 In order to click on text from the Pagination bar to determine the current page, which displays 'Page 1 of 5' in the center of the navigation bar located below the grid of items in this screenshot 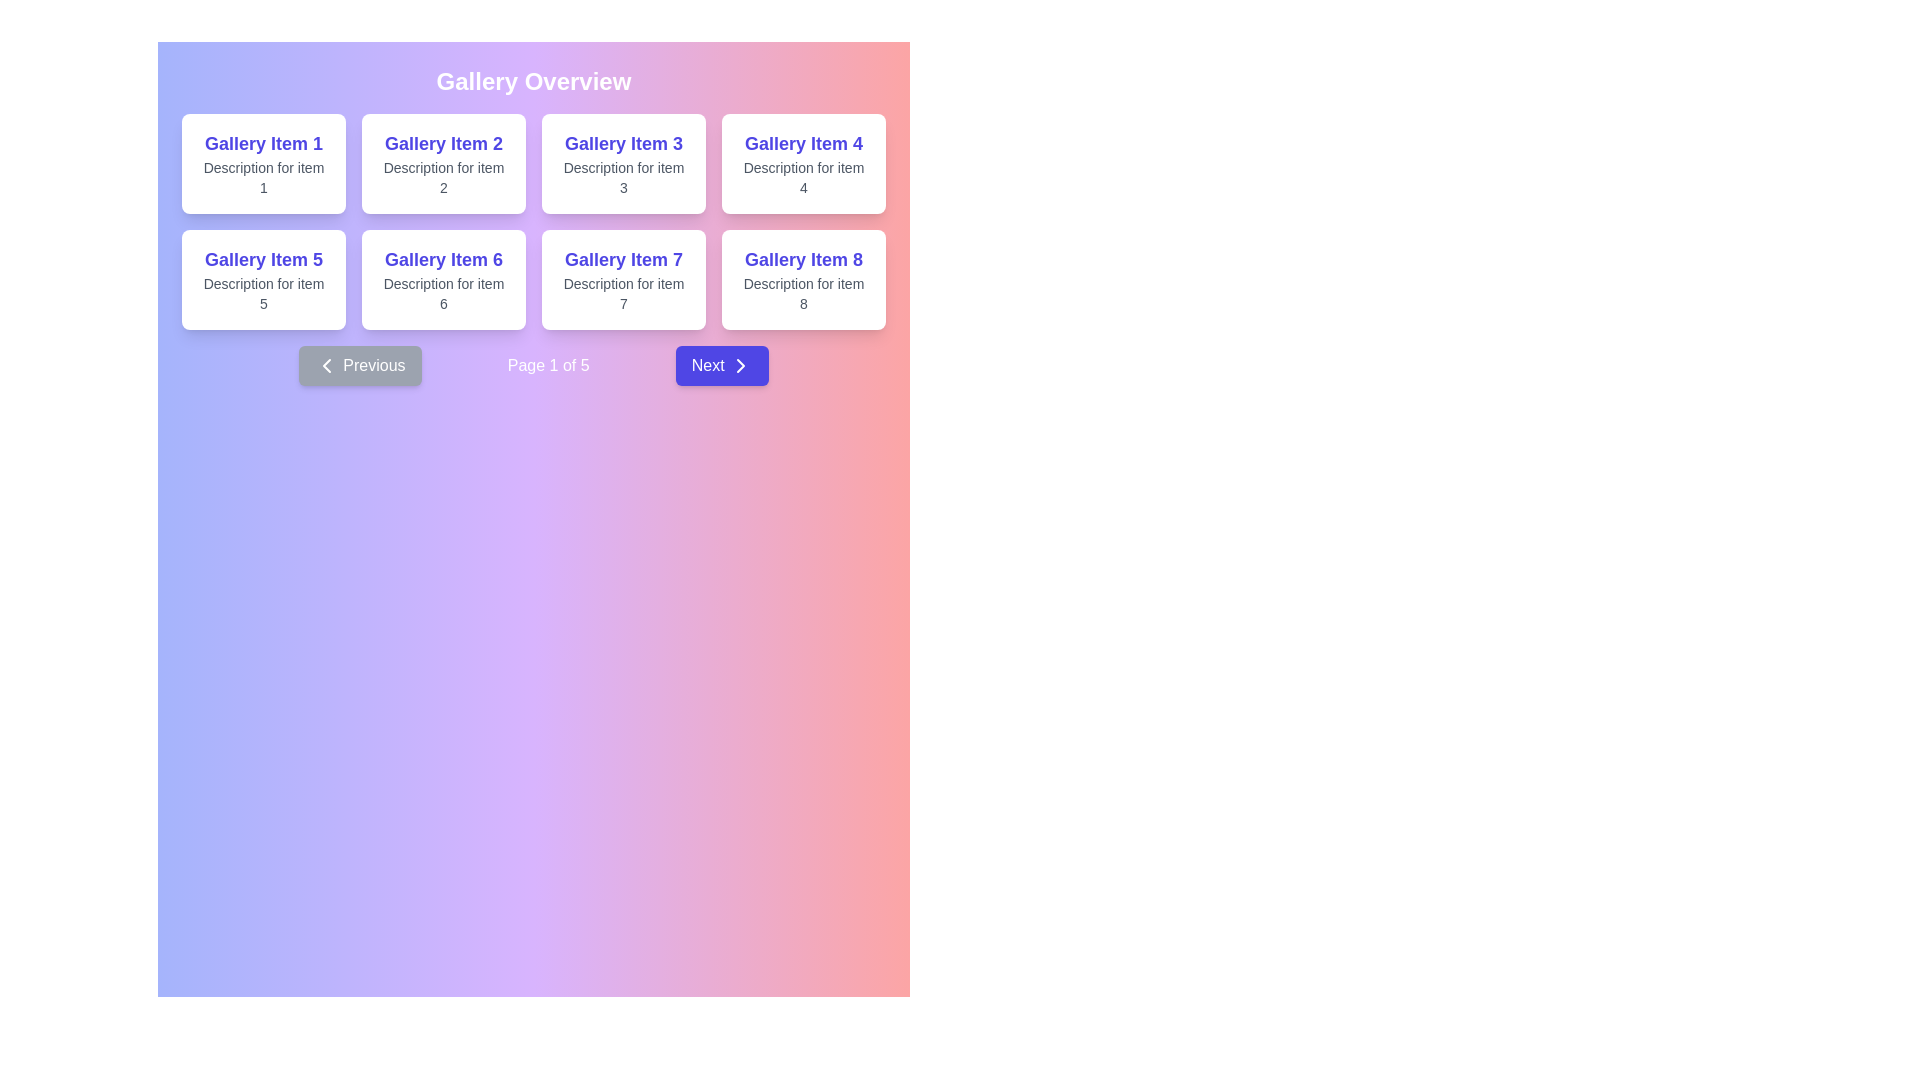, I will do `click(533, 366)`.